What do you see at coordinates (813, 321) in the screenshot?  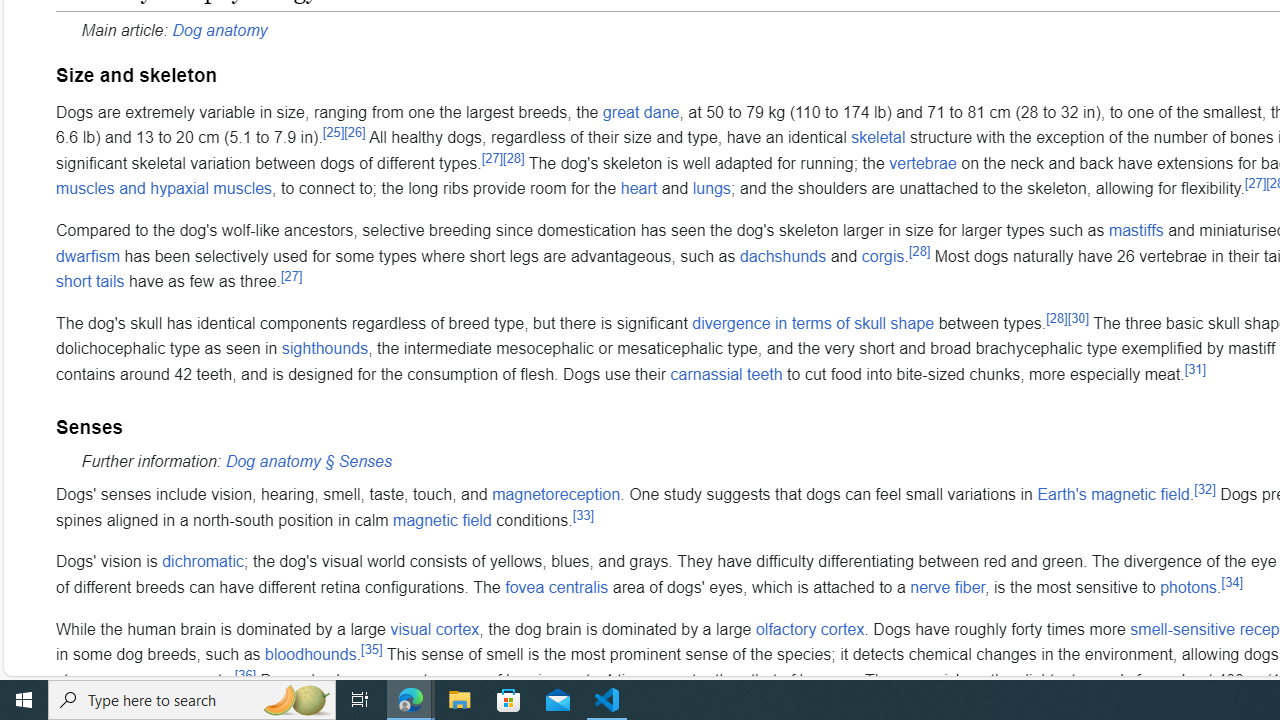 I see `'divergence in terms of skull shape'` at bounding box center [813, 321].